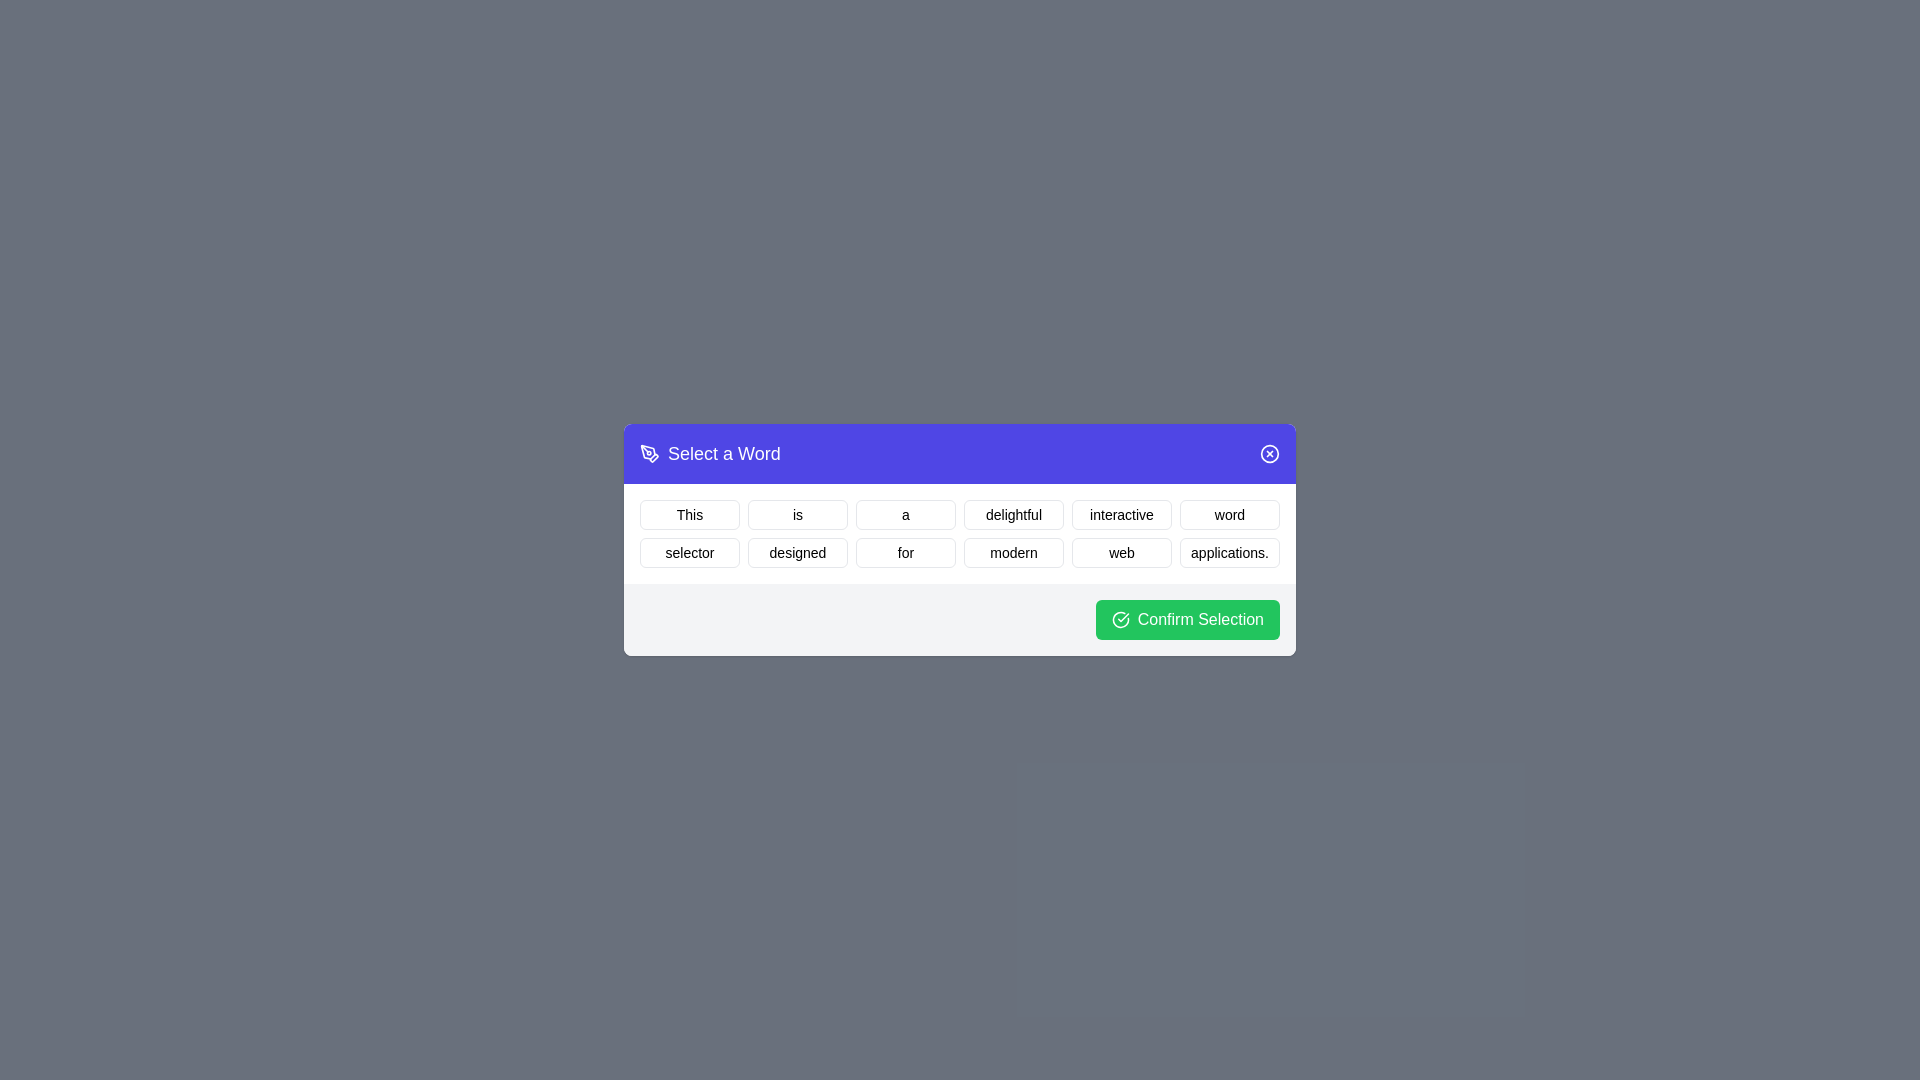 The height and width of the screenshot is (1080, 1920). I want to click on the word is by clicking on it, so click(796, 514).